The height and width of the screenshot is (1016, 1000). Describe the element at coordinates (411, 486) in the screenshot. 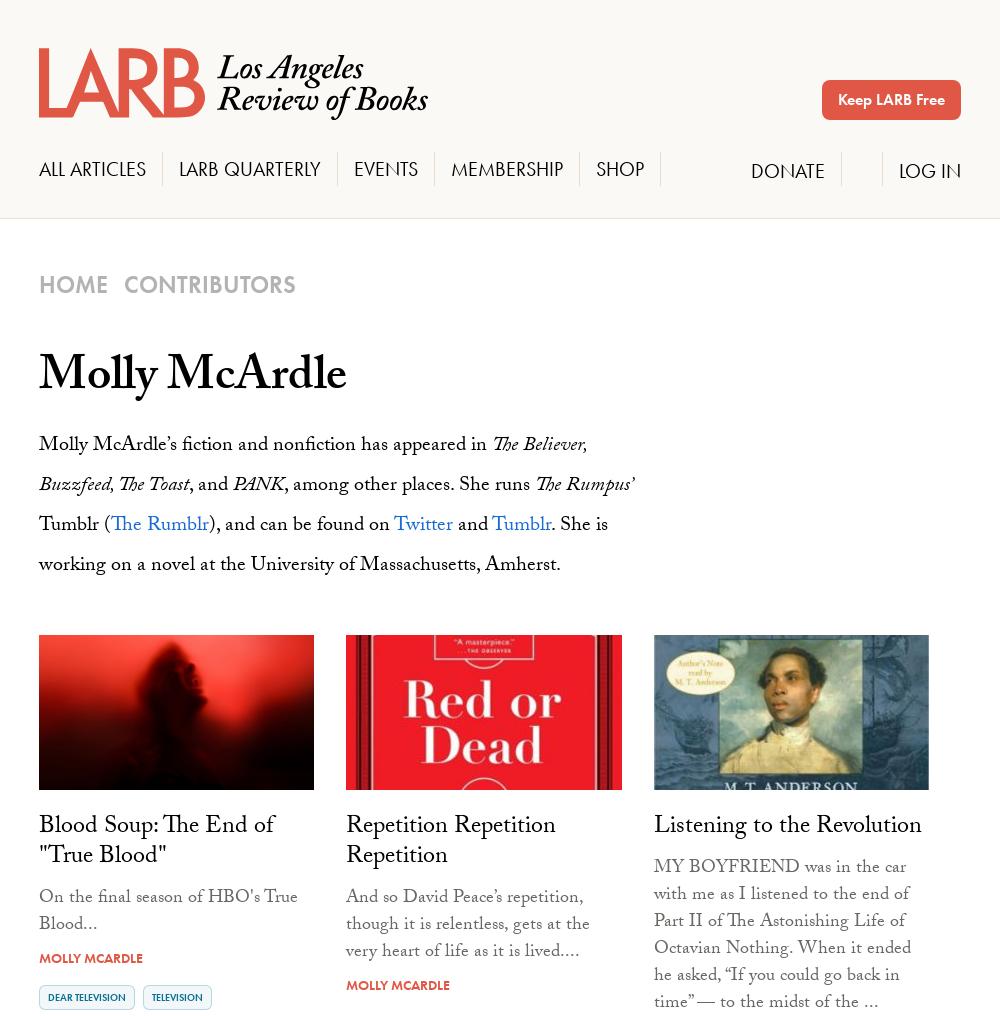

I see `'among other places. She runs'` at that location.